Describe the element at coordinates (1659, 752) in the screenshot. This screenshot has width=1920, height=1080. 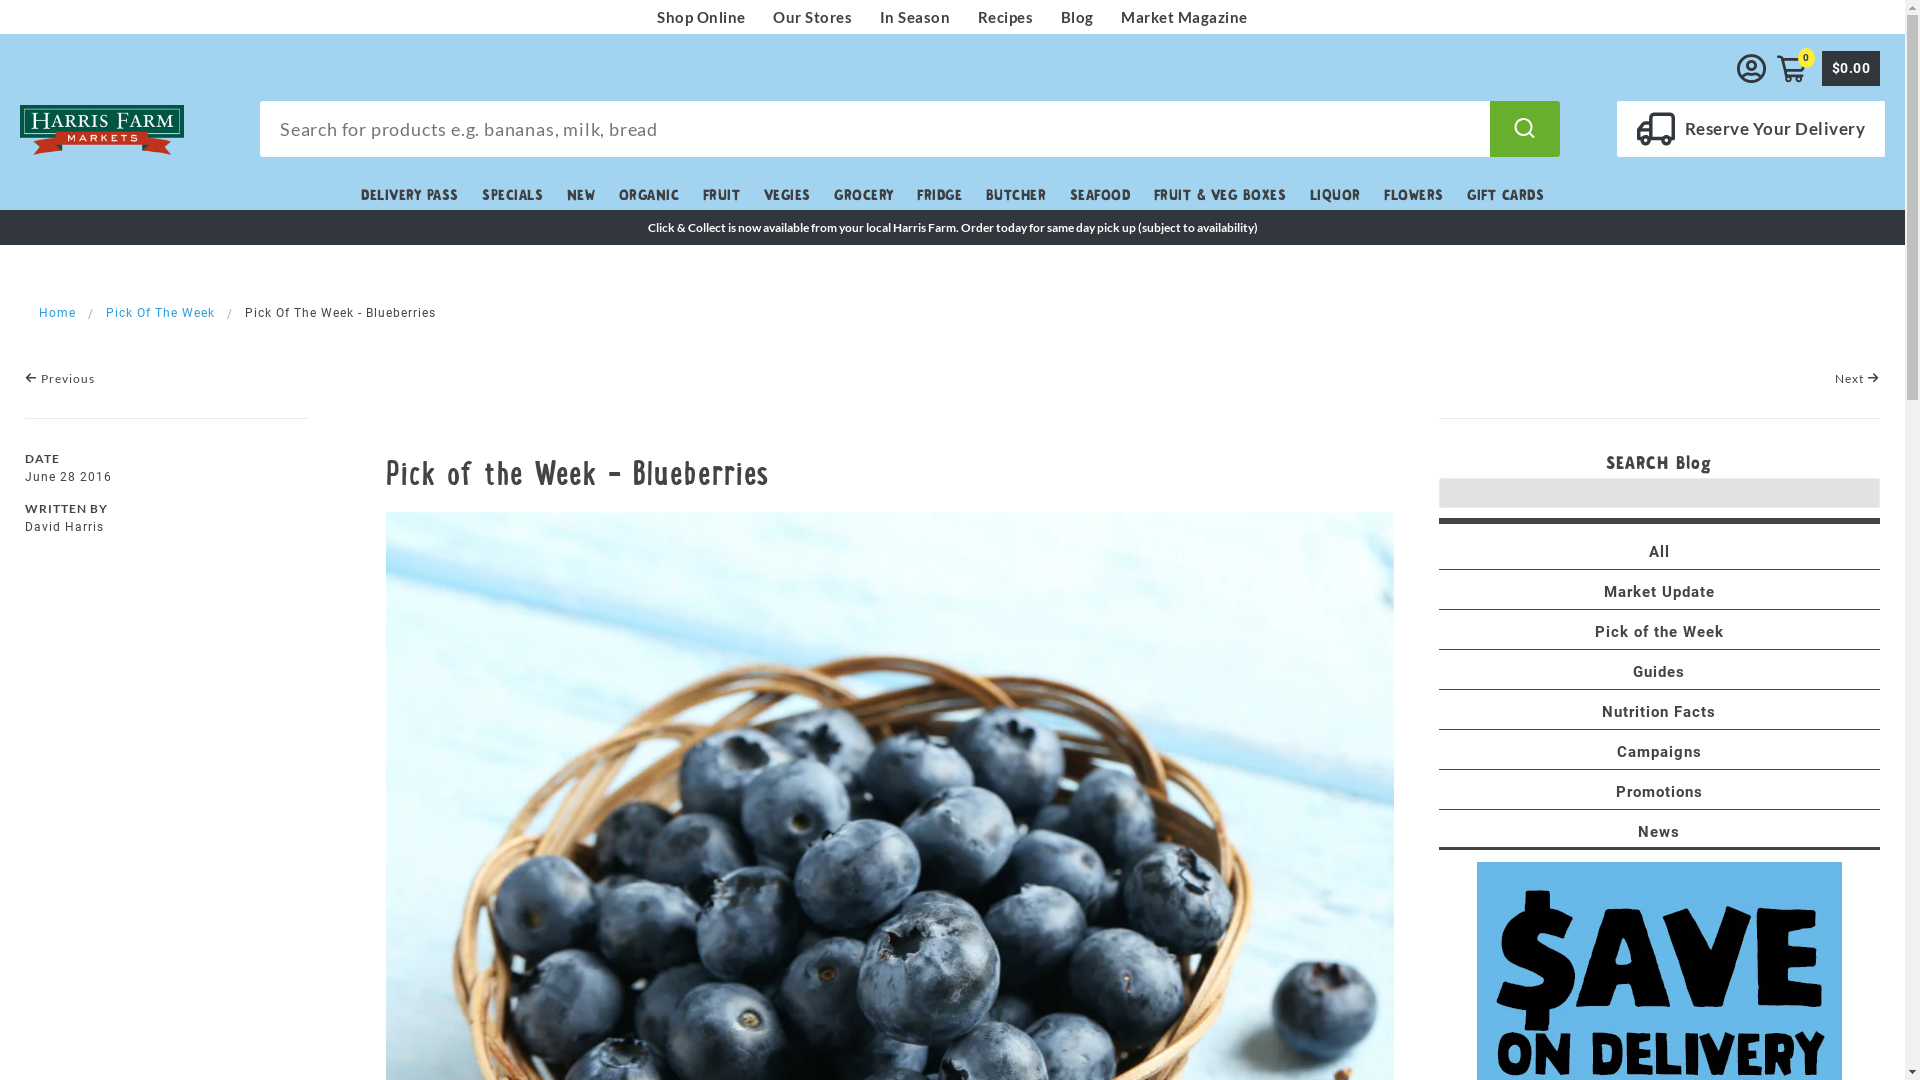
I see `'Campaigns'` at that location.